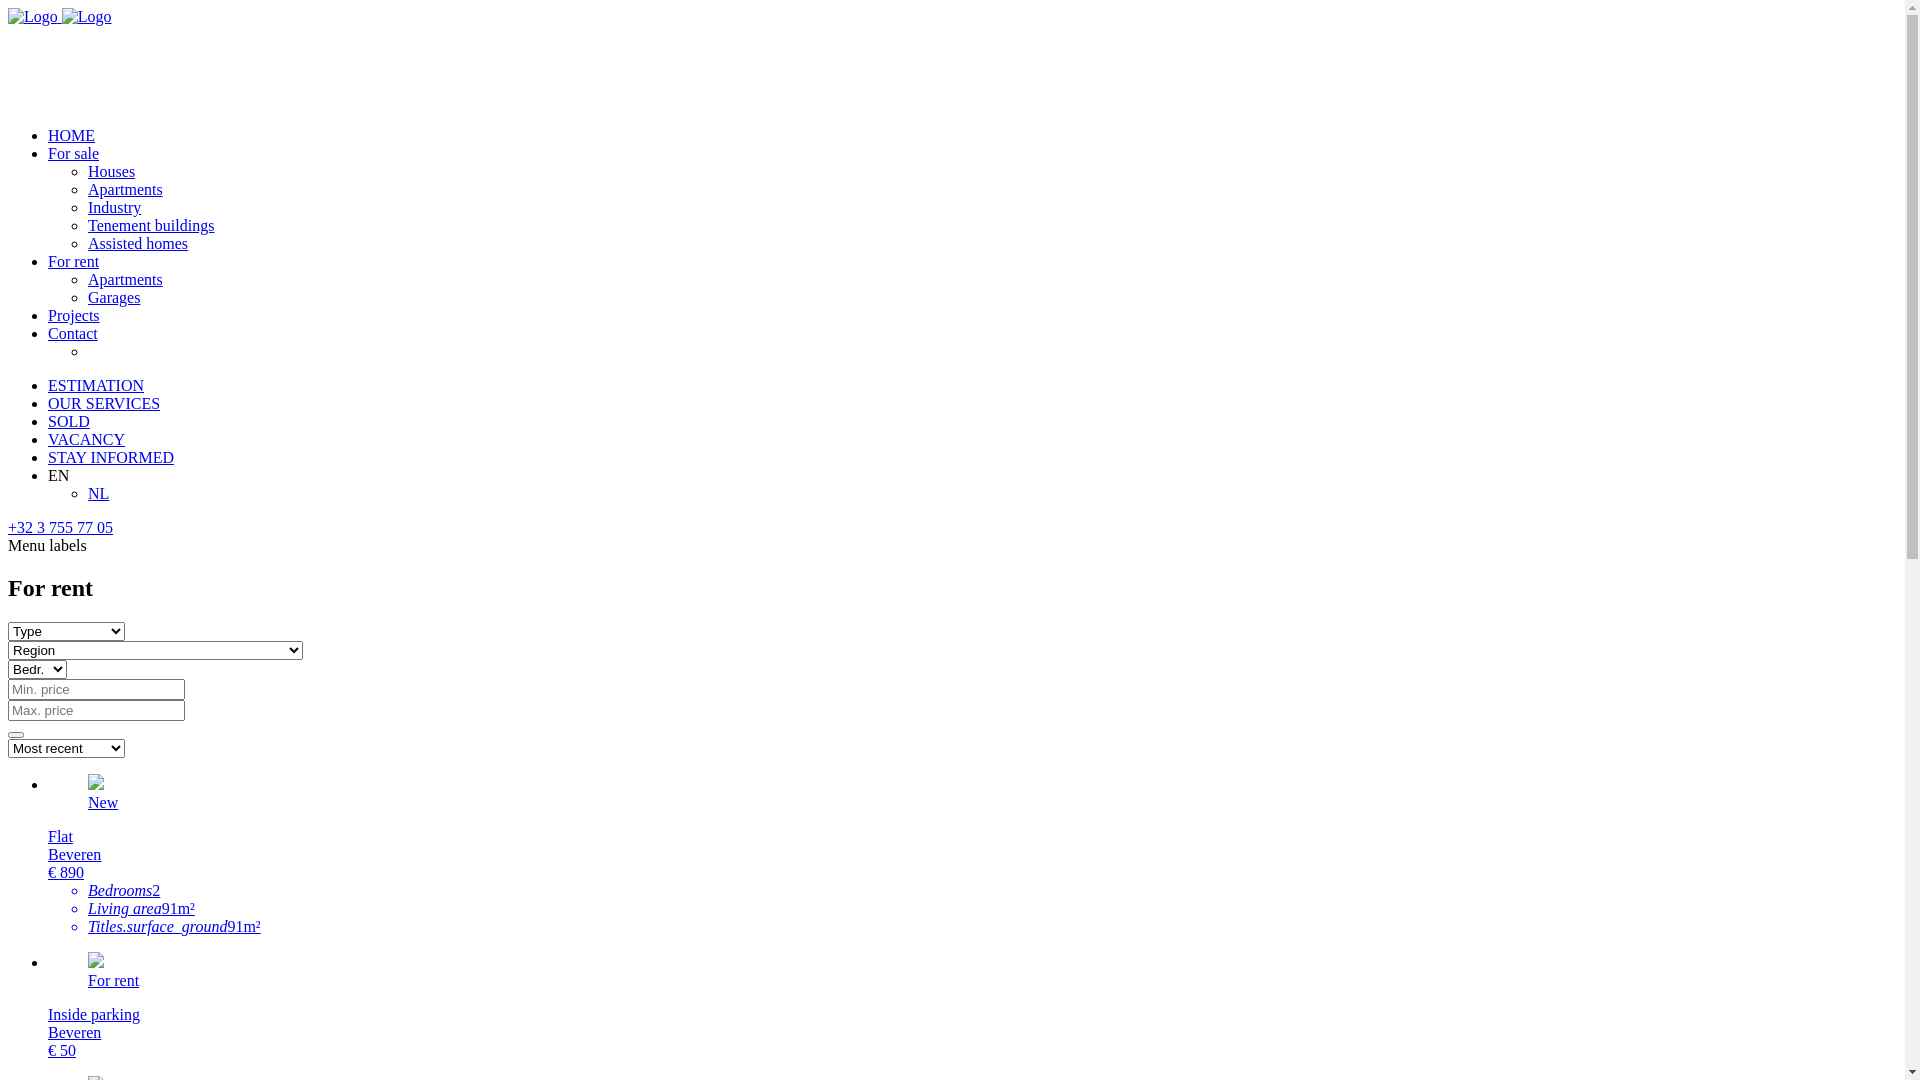 This screenshot has width=1920, height=1080. I want to click on 'SOLD', so click(68, 420).